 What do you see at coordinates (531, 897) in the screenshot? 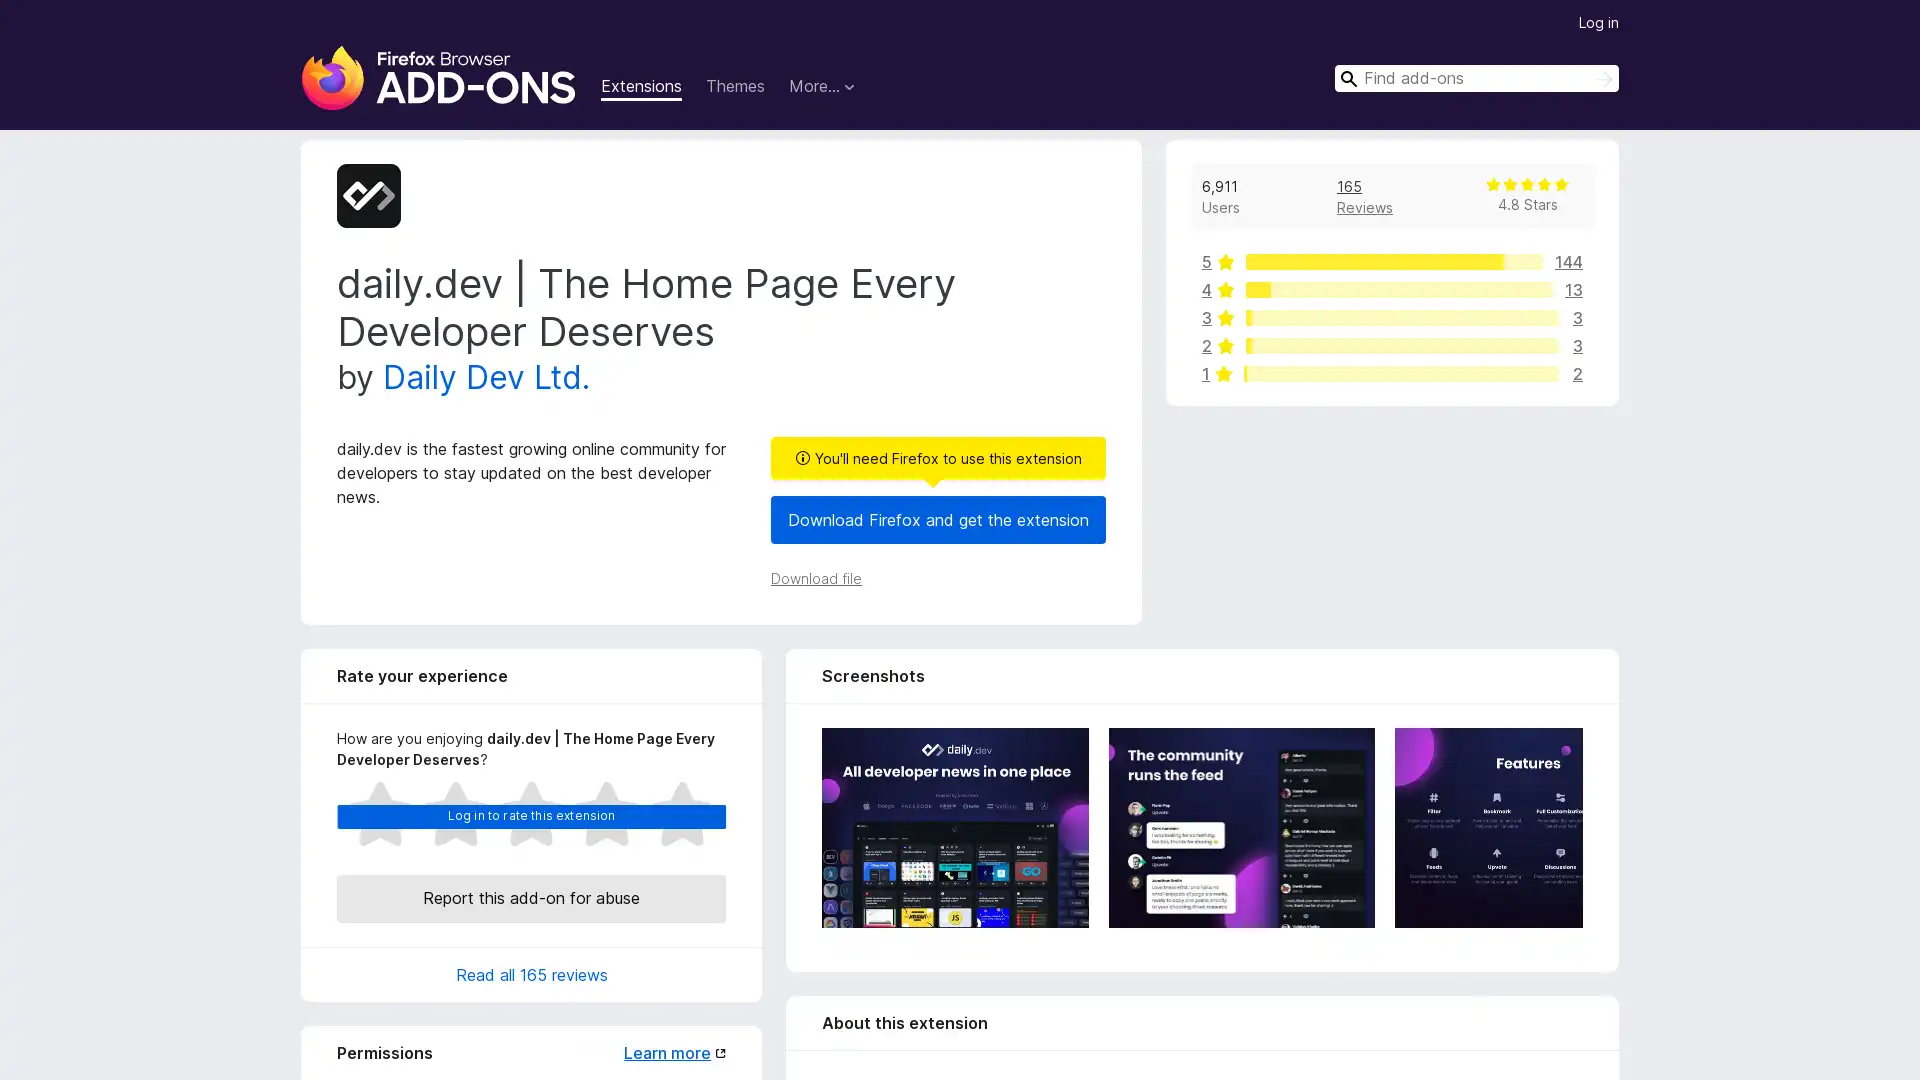
I see `Report this add-on for abuse` at bounding box center [531, 897].